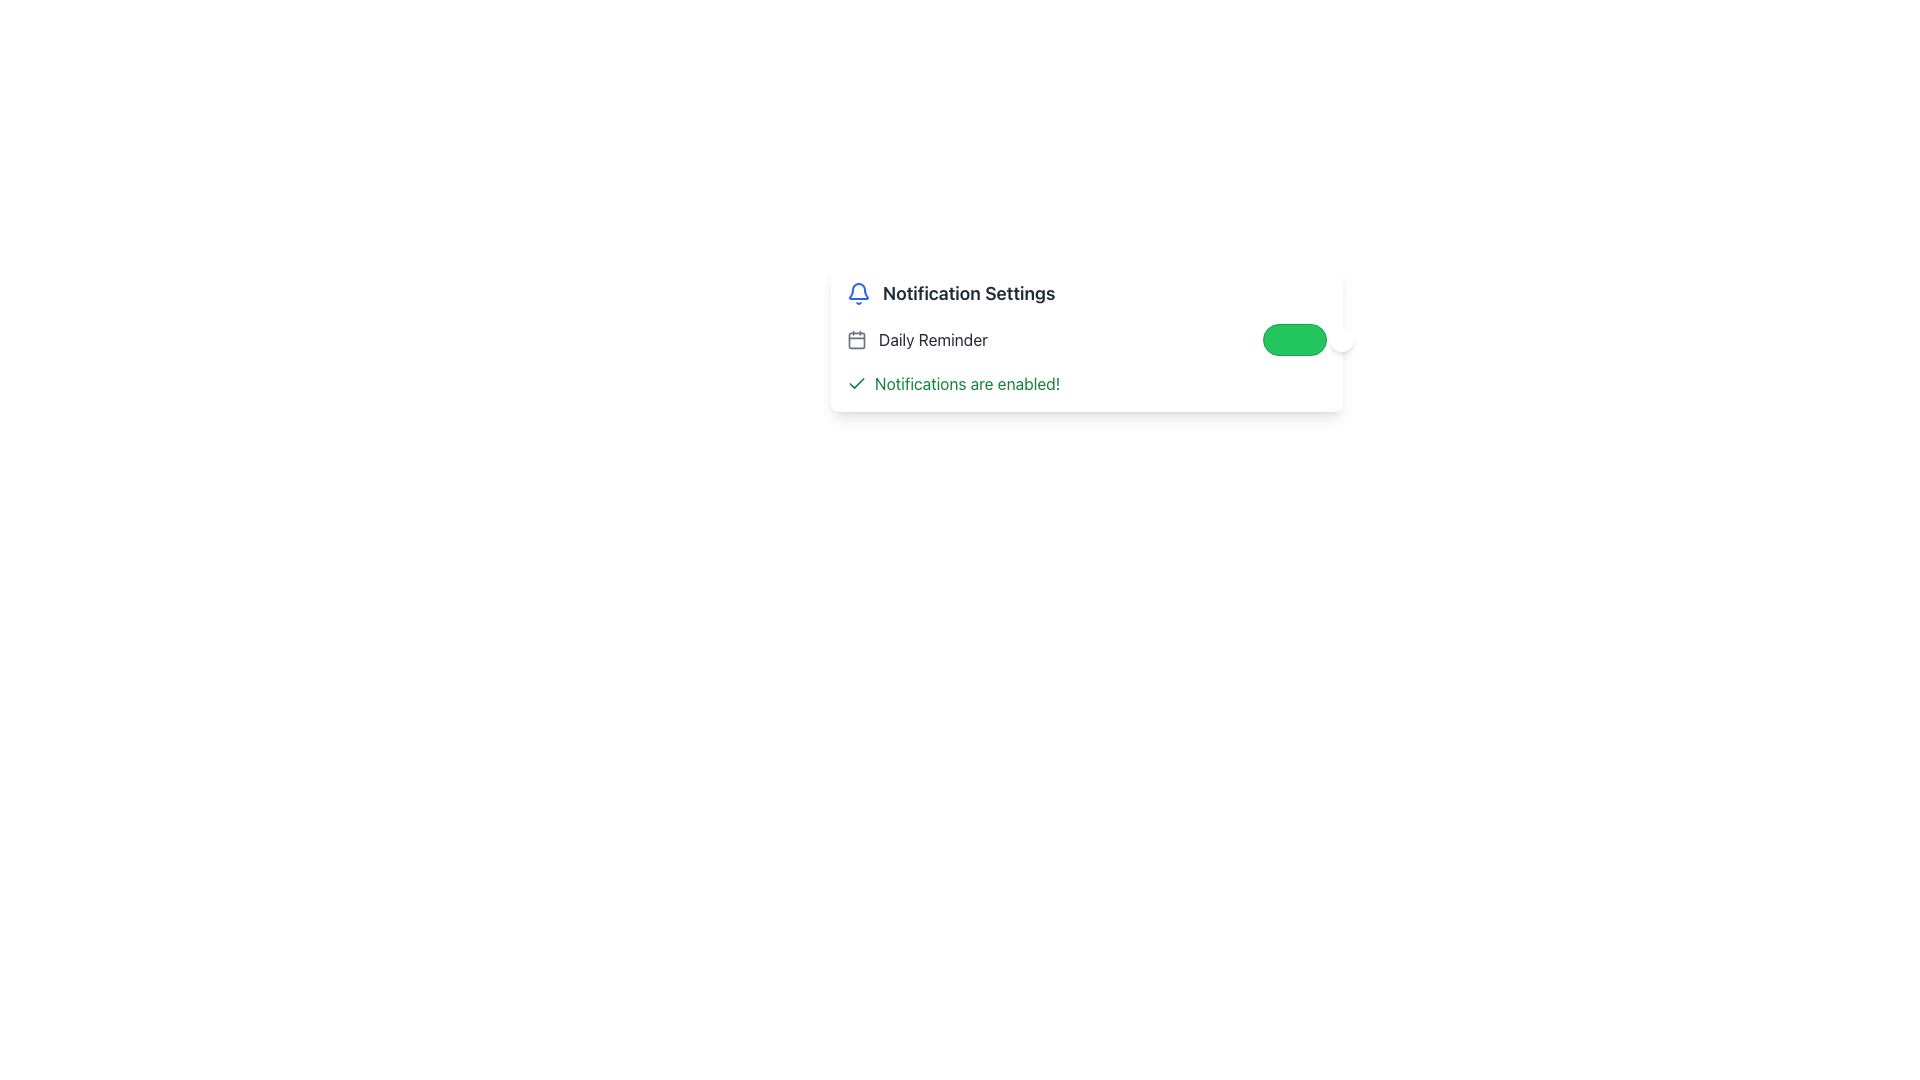 This screenshot has width=1920, height=1080. What do you see at coordinates (916, 338) in the screenshot?
I see `the 'Daily Reminder' label located in the 'Notification Settings' section, which displays dark gray text and has a calendar icon to its left` at bounding box center [916, 338].